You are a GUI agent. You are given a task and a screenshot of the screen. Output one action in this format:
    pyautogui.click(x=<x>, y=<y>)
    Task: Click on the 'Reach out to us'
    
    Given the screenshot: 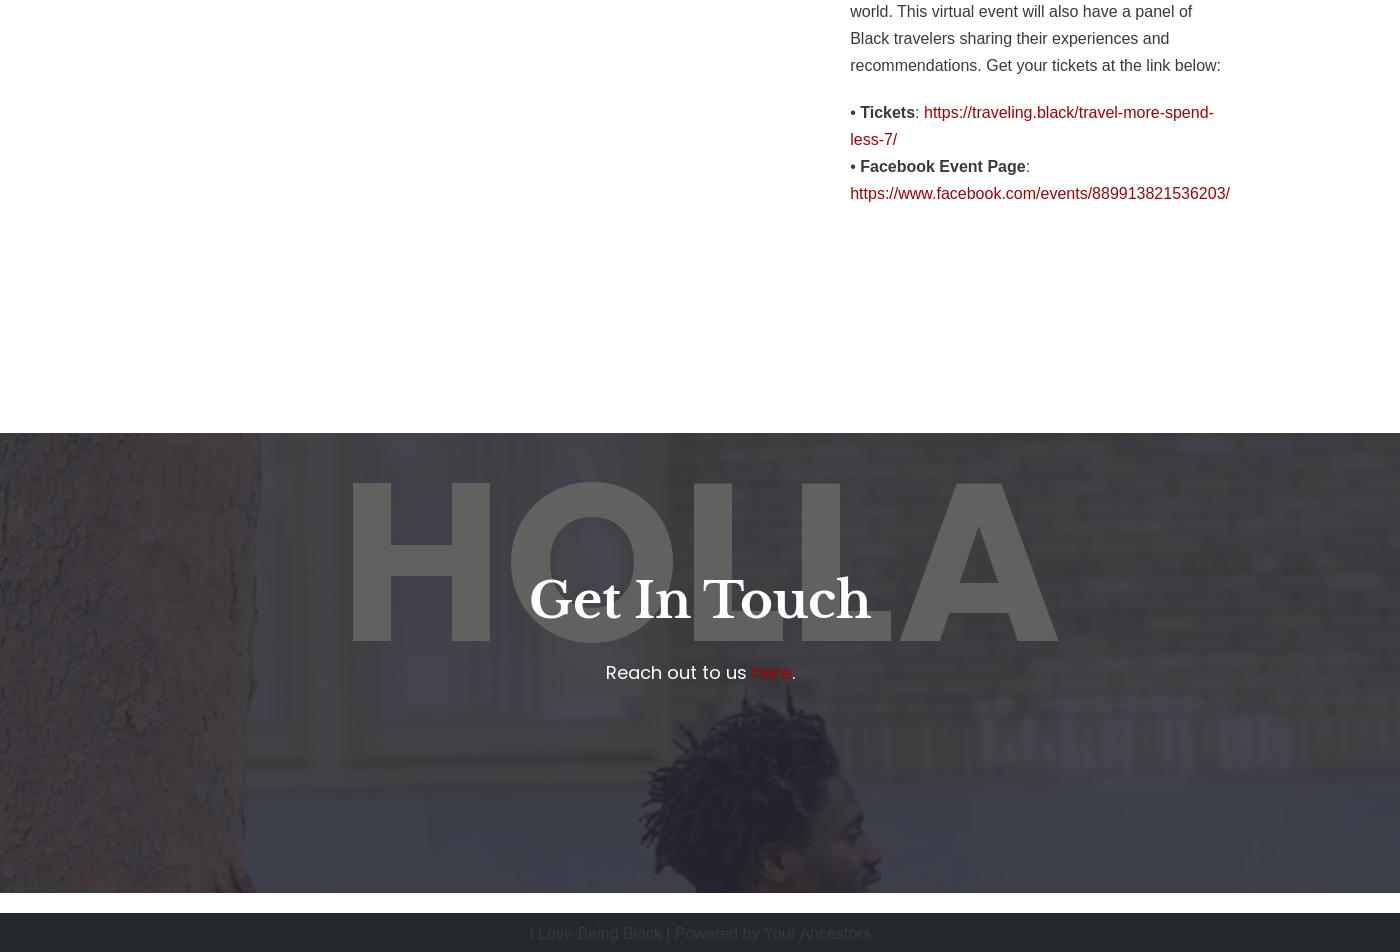 What is the action you would take?
    pyautogui.click(x=604, y=671)
    